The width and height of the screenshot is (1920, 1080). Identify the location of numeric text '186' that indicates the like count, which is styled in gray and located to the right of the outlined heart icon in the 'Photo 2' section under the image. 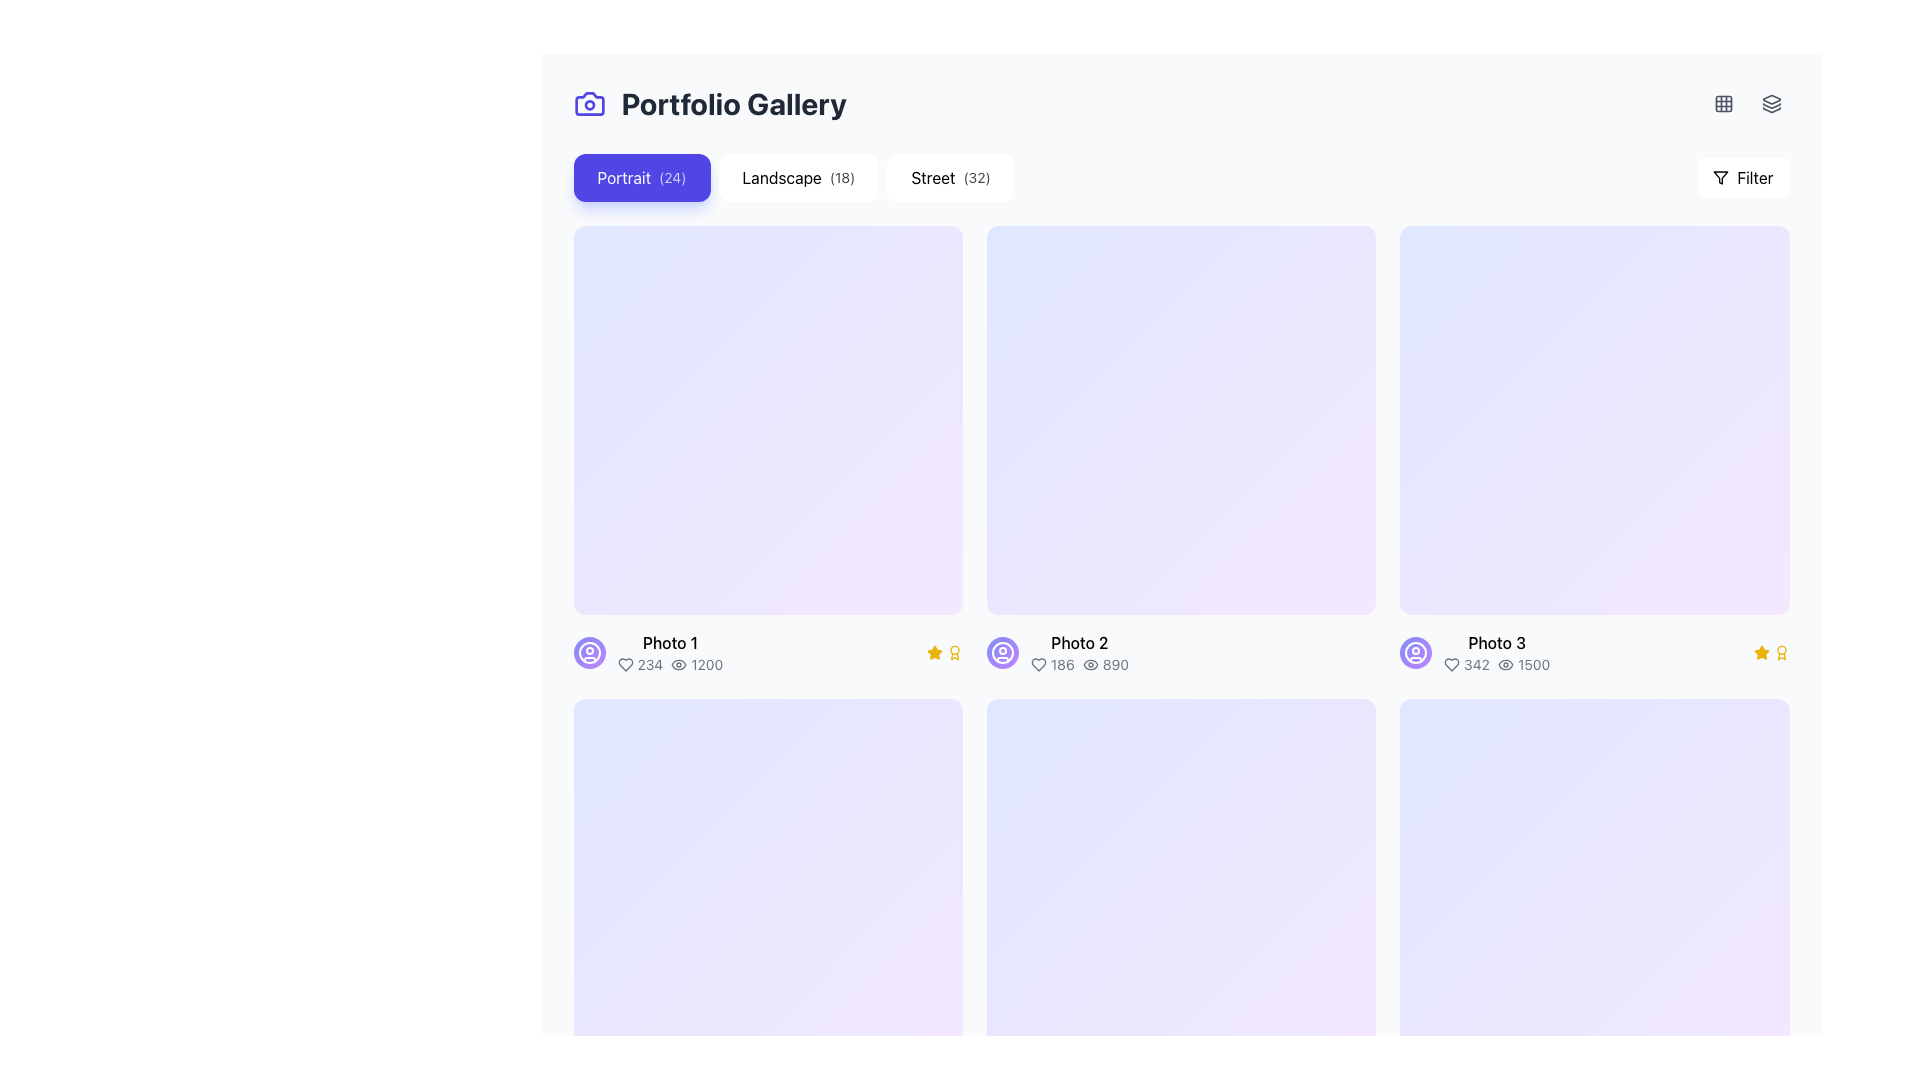
(1051, 665).